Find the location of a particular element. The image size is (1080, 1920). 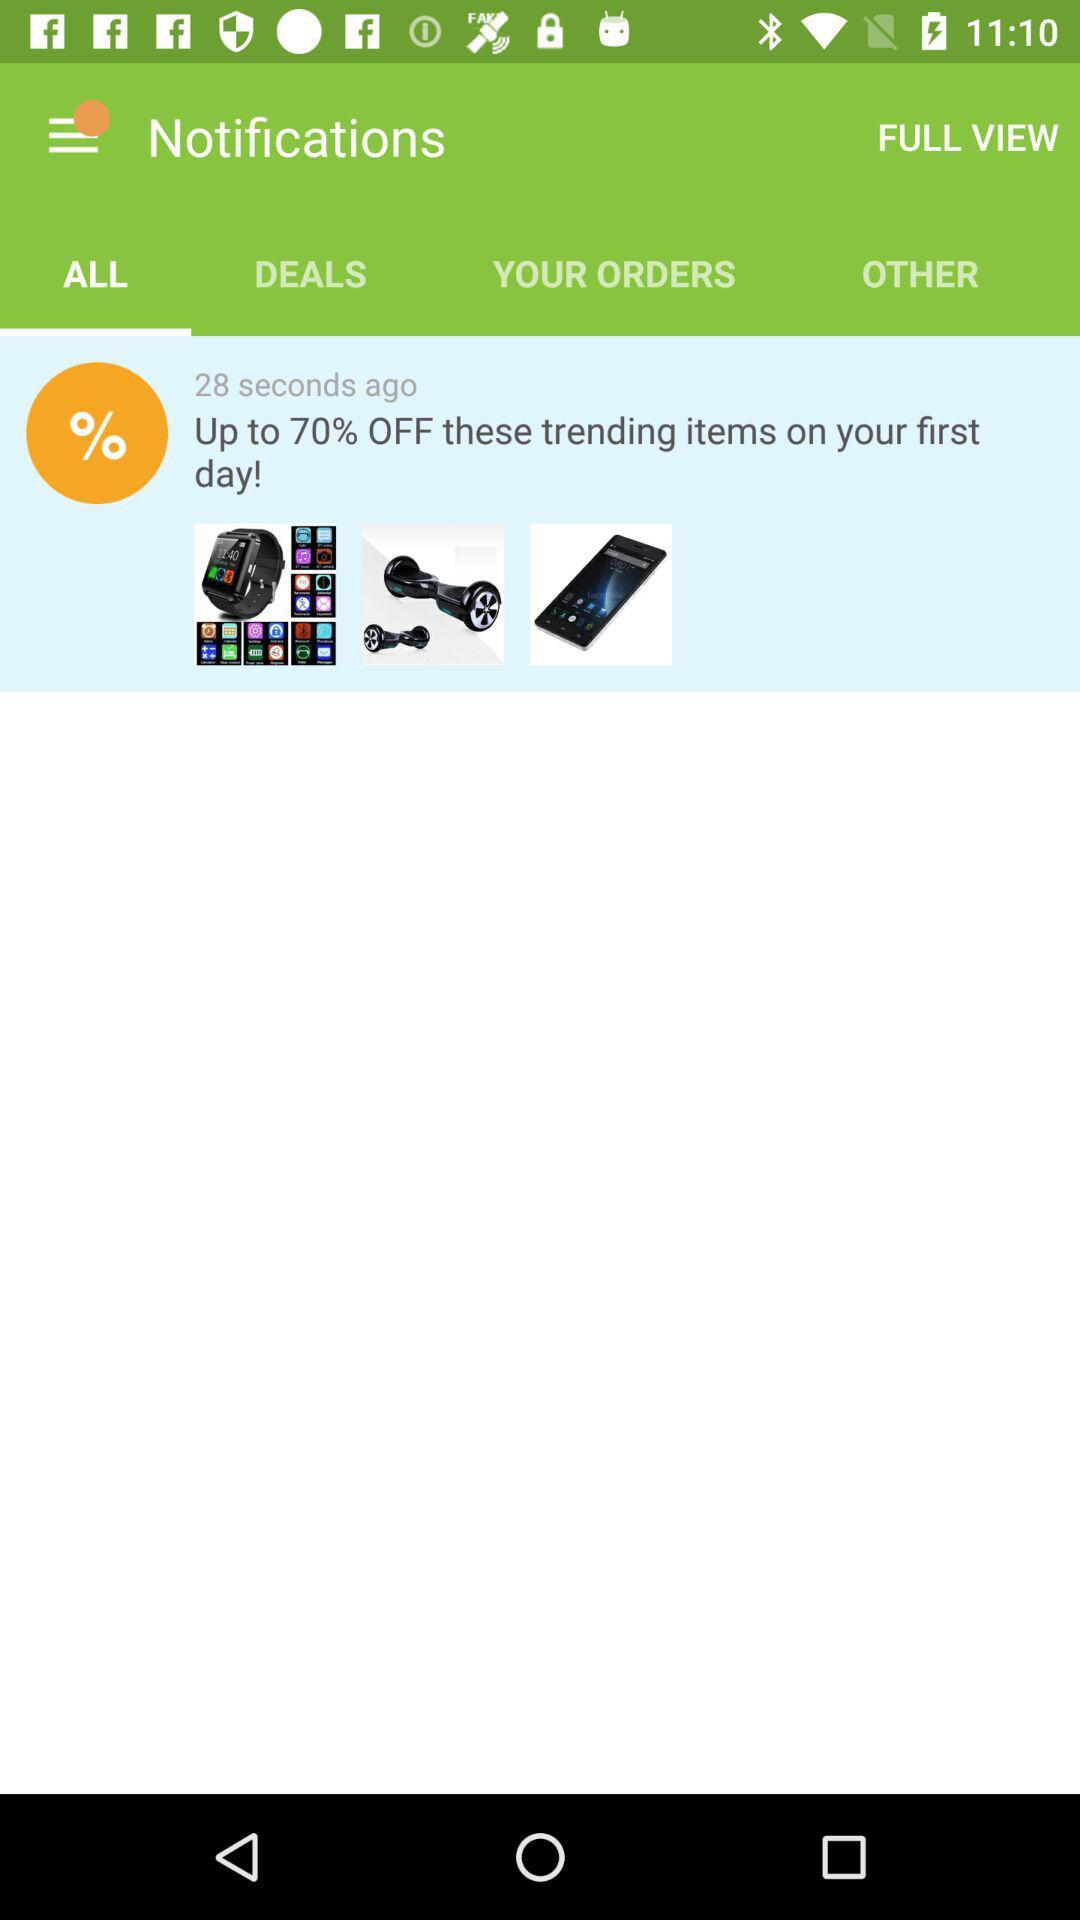

the item next to other icon is located at coordinates (613, 272).